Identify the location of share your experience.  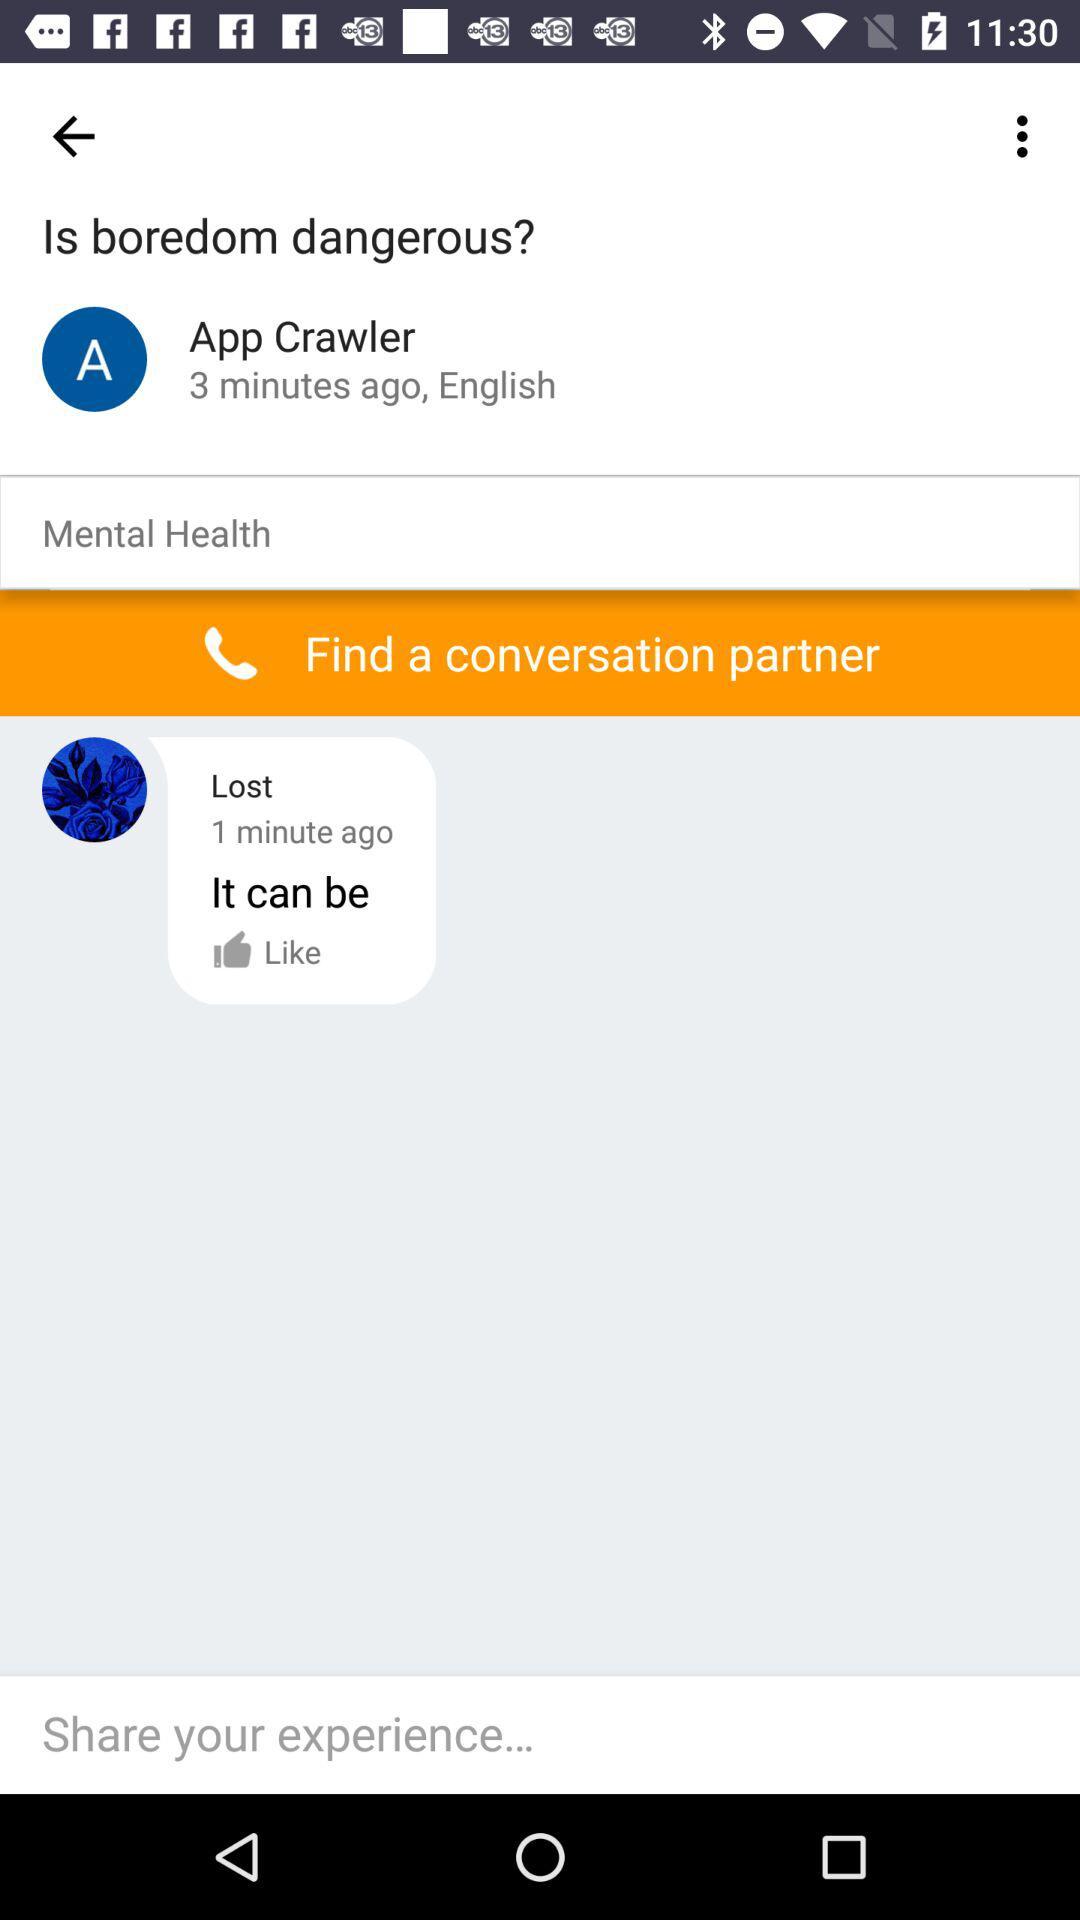
(550, 1734).